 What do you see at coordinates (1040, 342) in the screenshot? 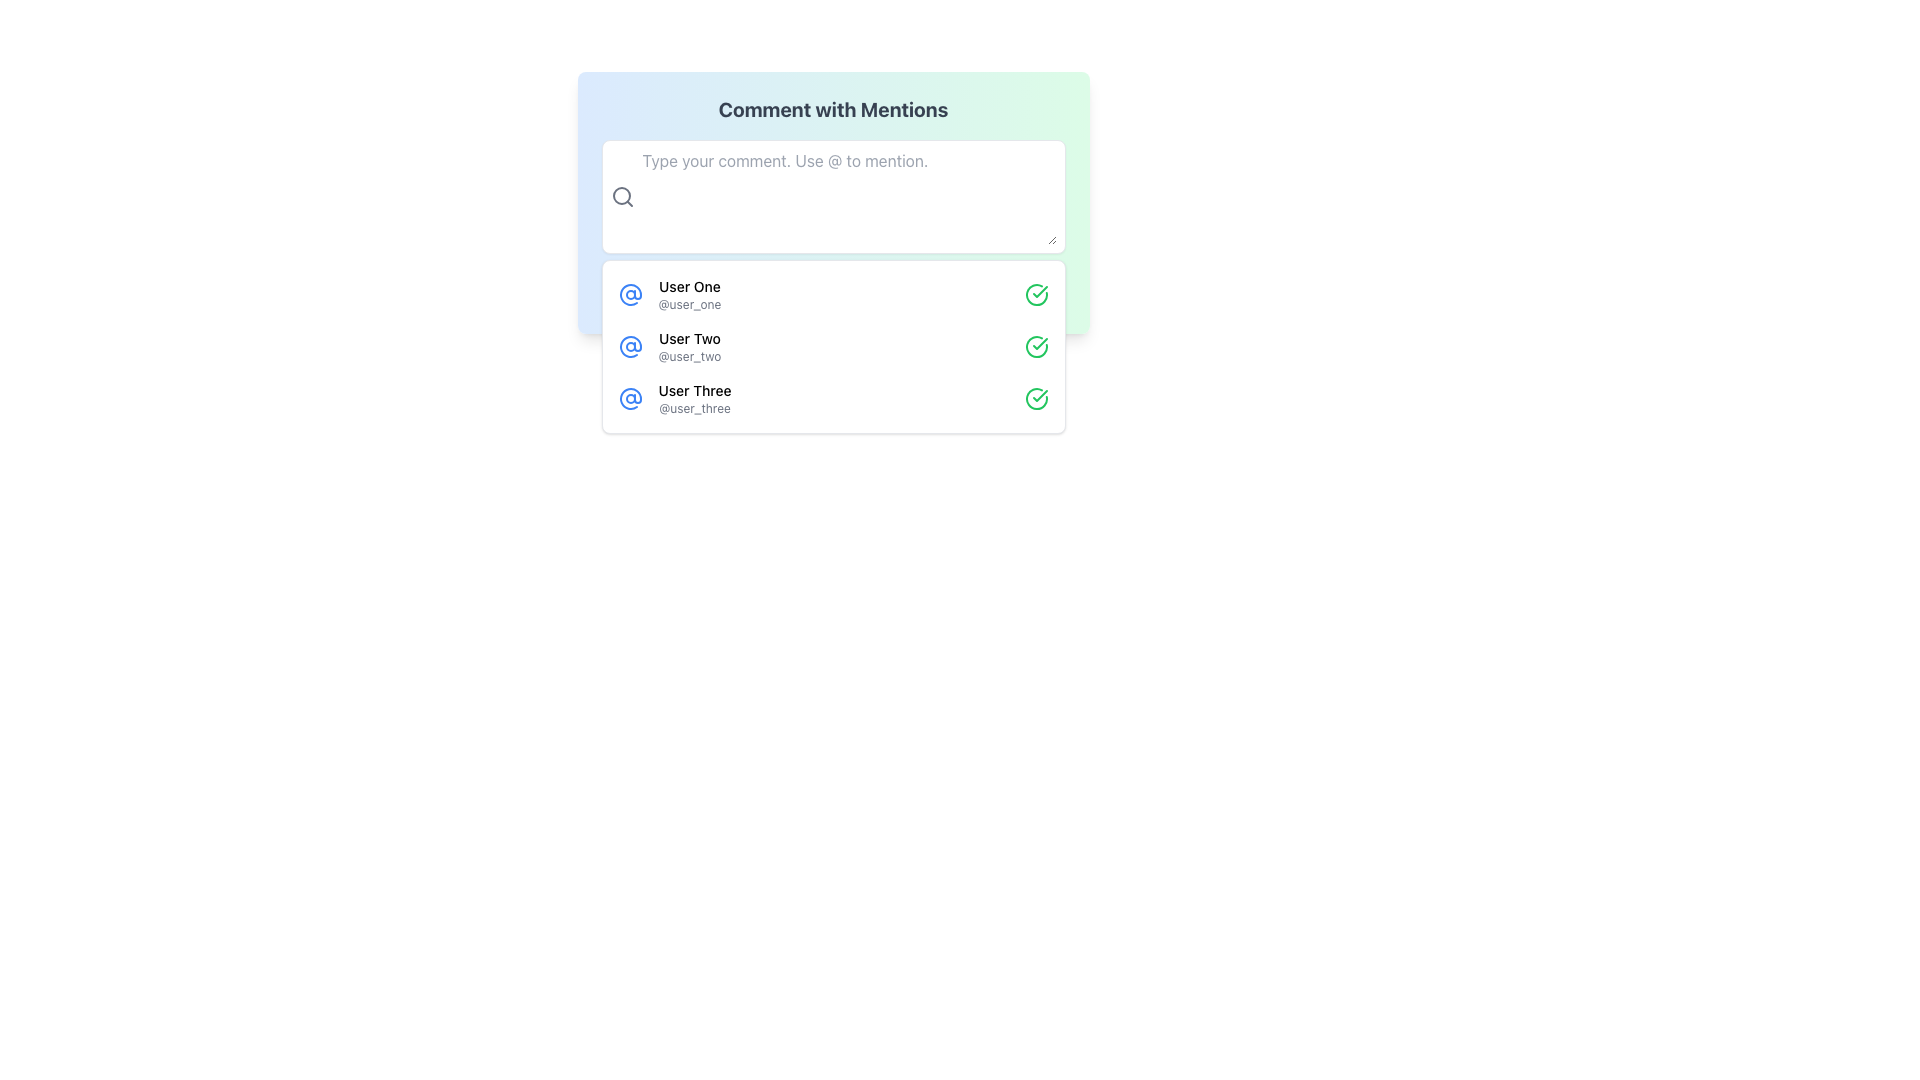
I see `the green checkmark icon within the SVG structure, located adjacent to the second user's entry in the vertical list` at bounding box center [1040, 342].